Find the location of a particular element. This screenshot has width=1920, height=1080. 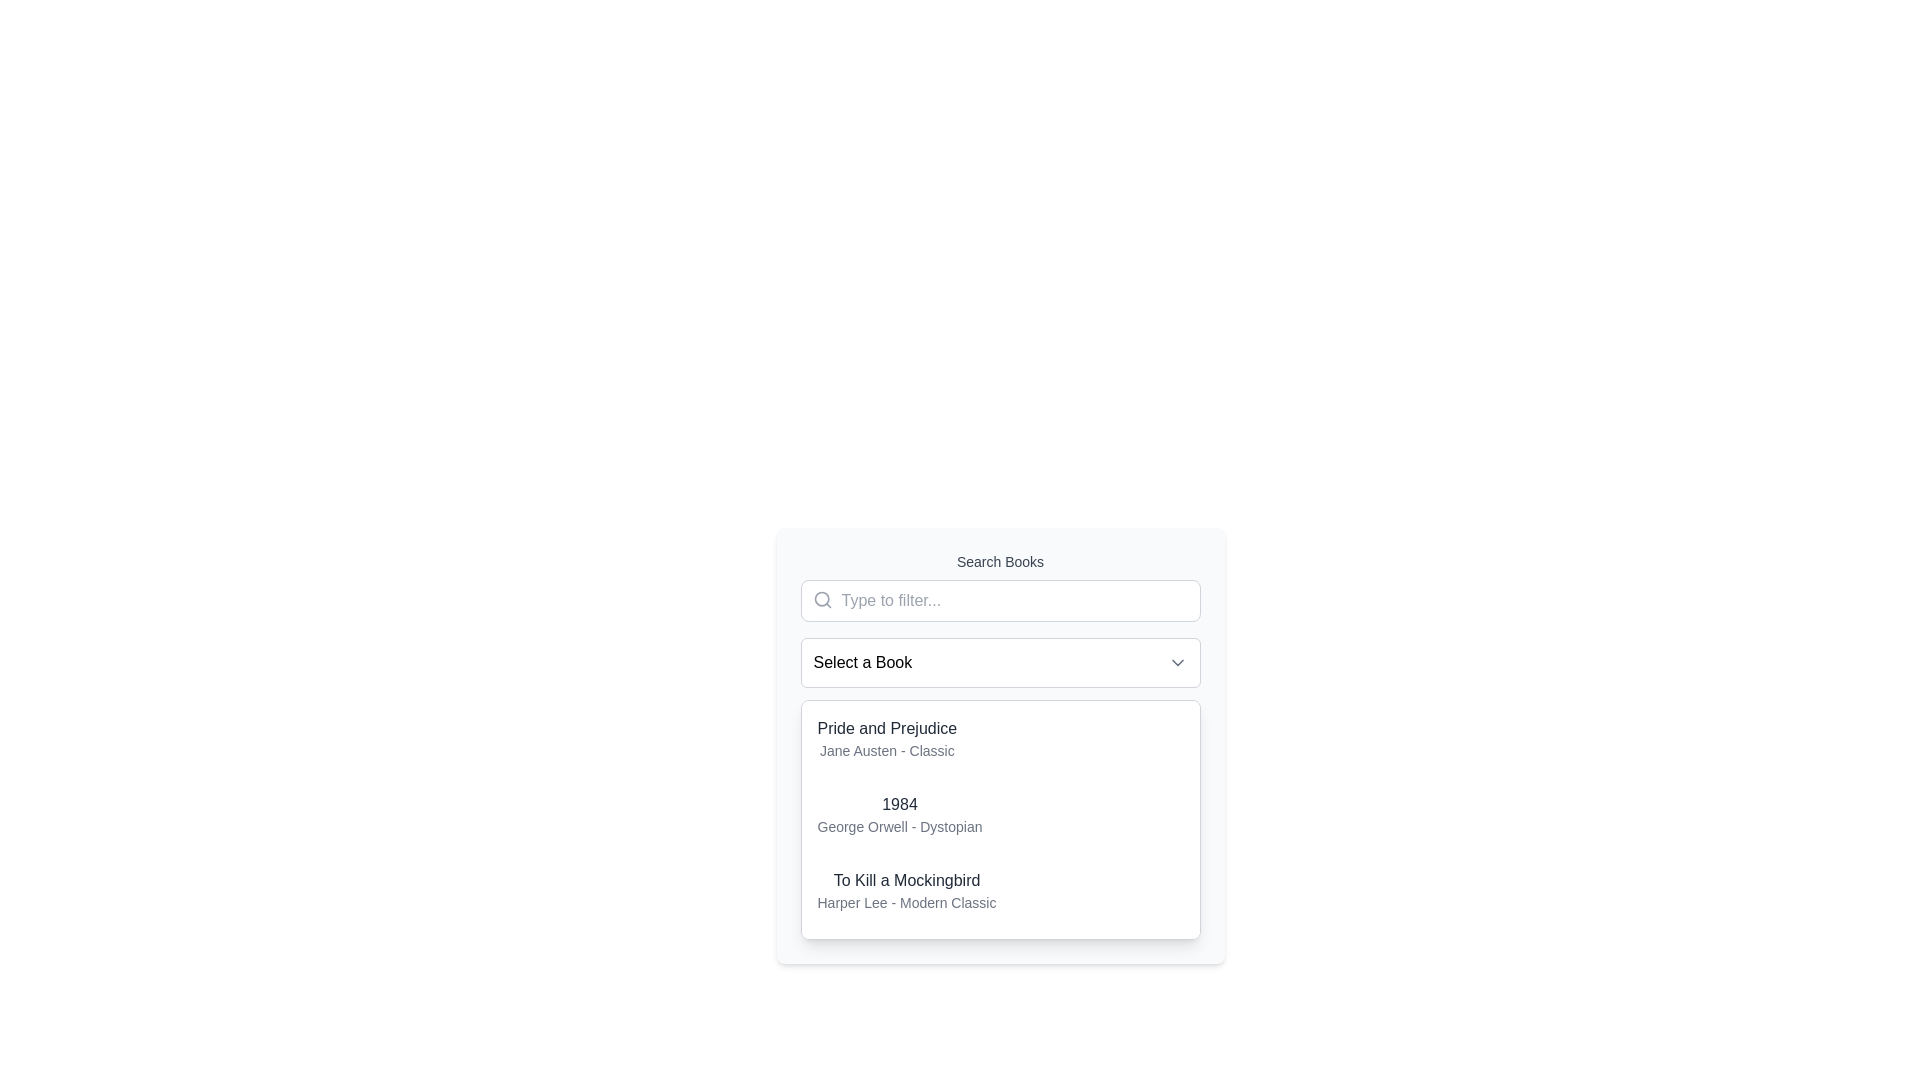

the text block displaying 'Pride and Prejudice' by Jane Austen is located at coordinates (886, 739).